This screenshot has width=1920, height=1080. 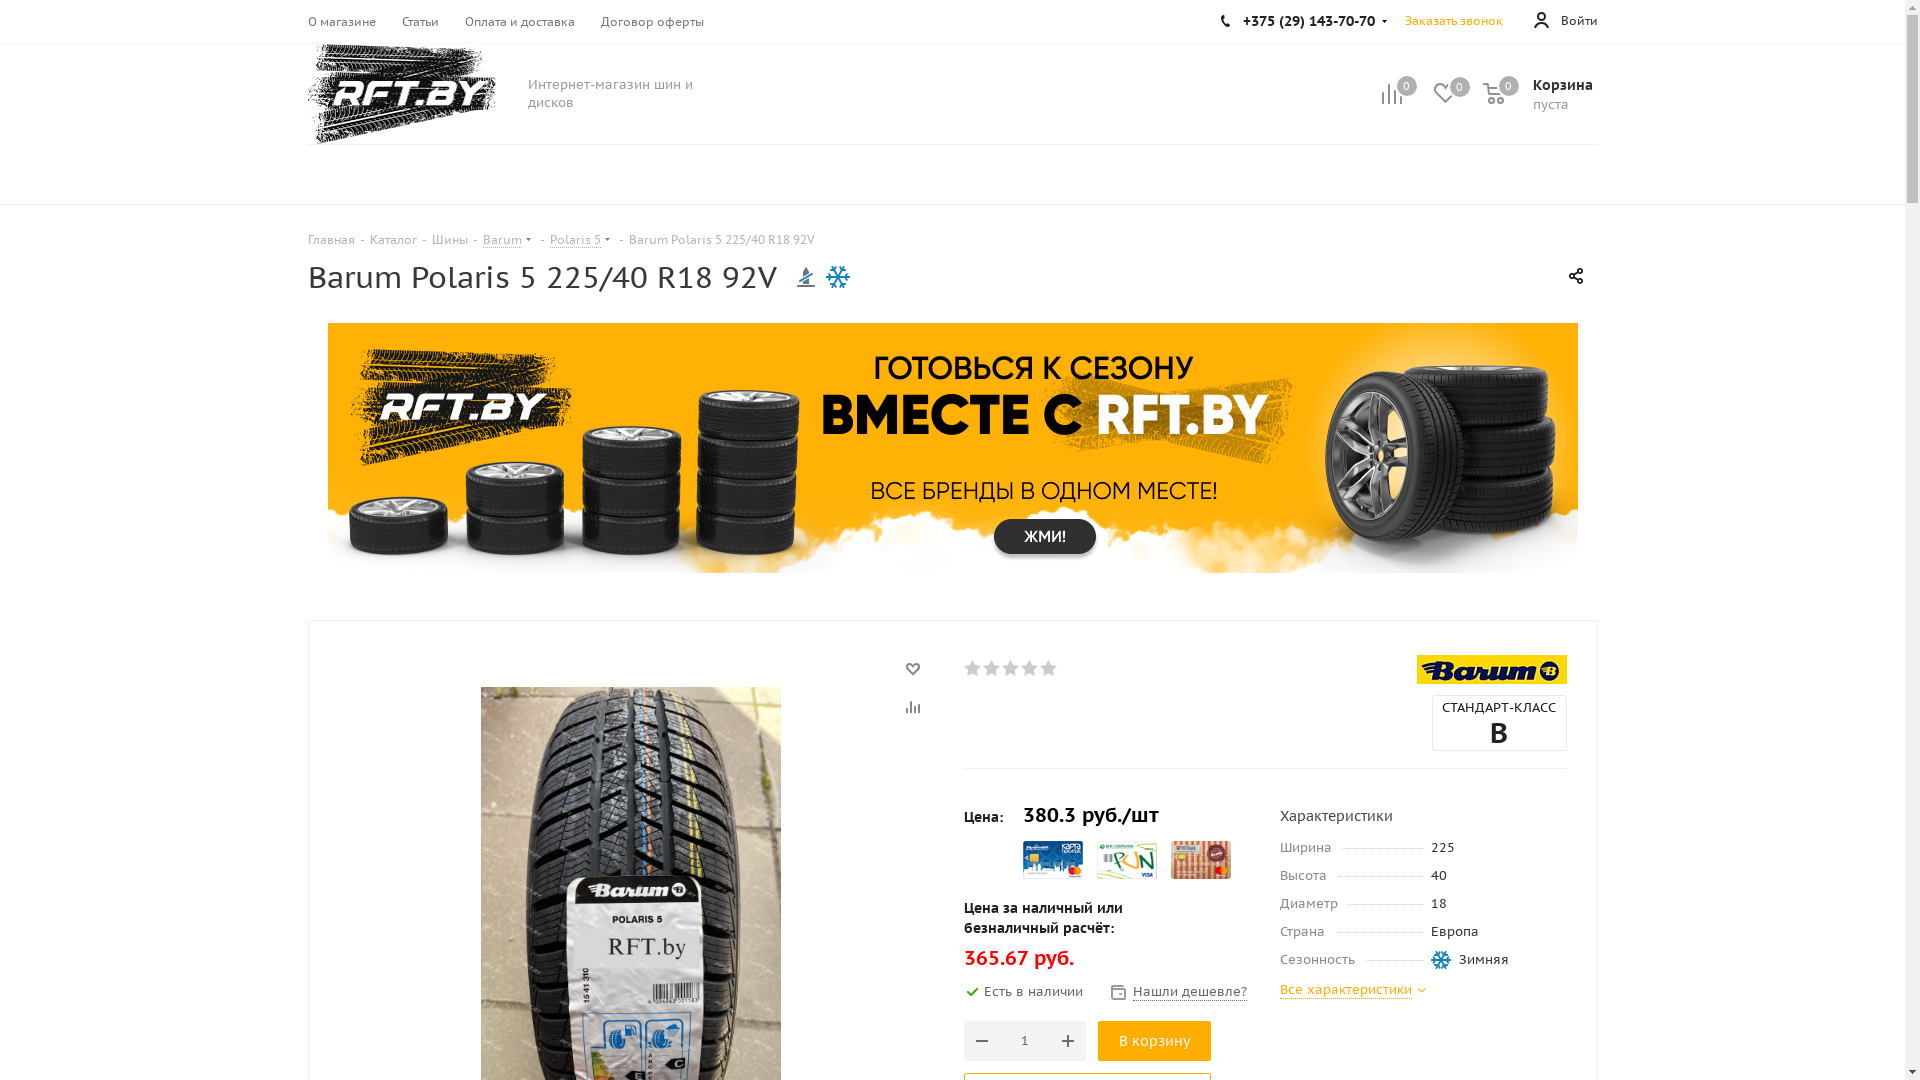 I want to click on '4', so click(x=1029, y=667).